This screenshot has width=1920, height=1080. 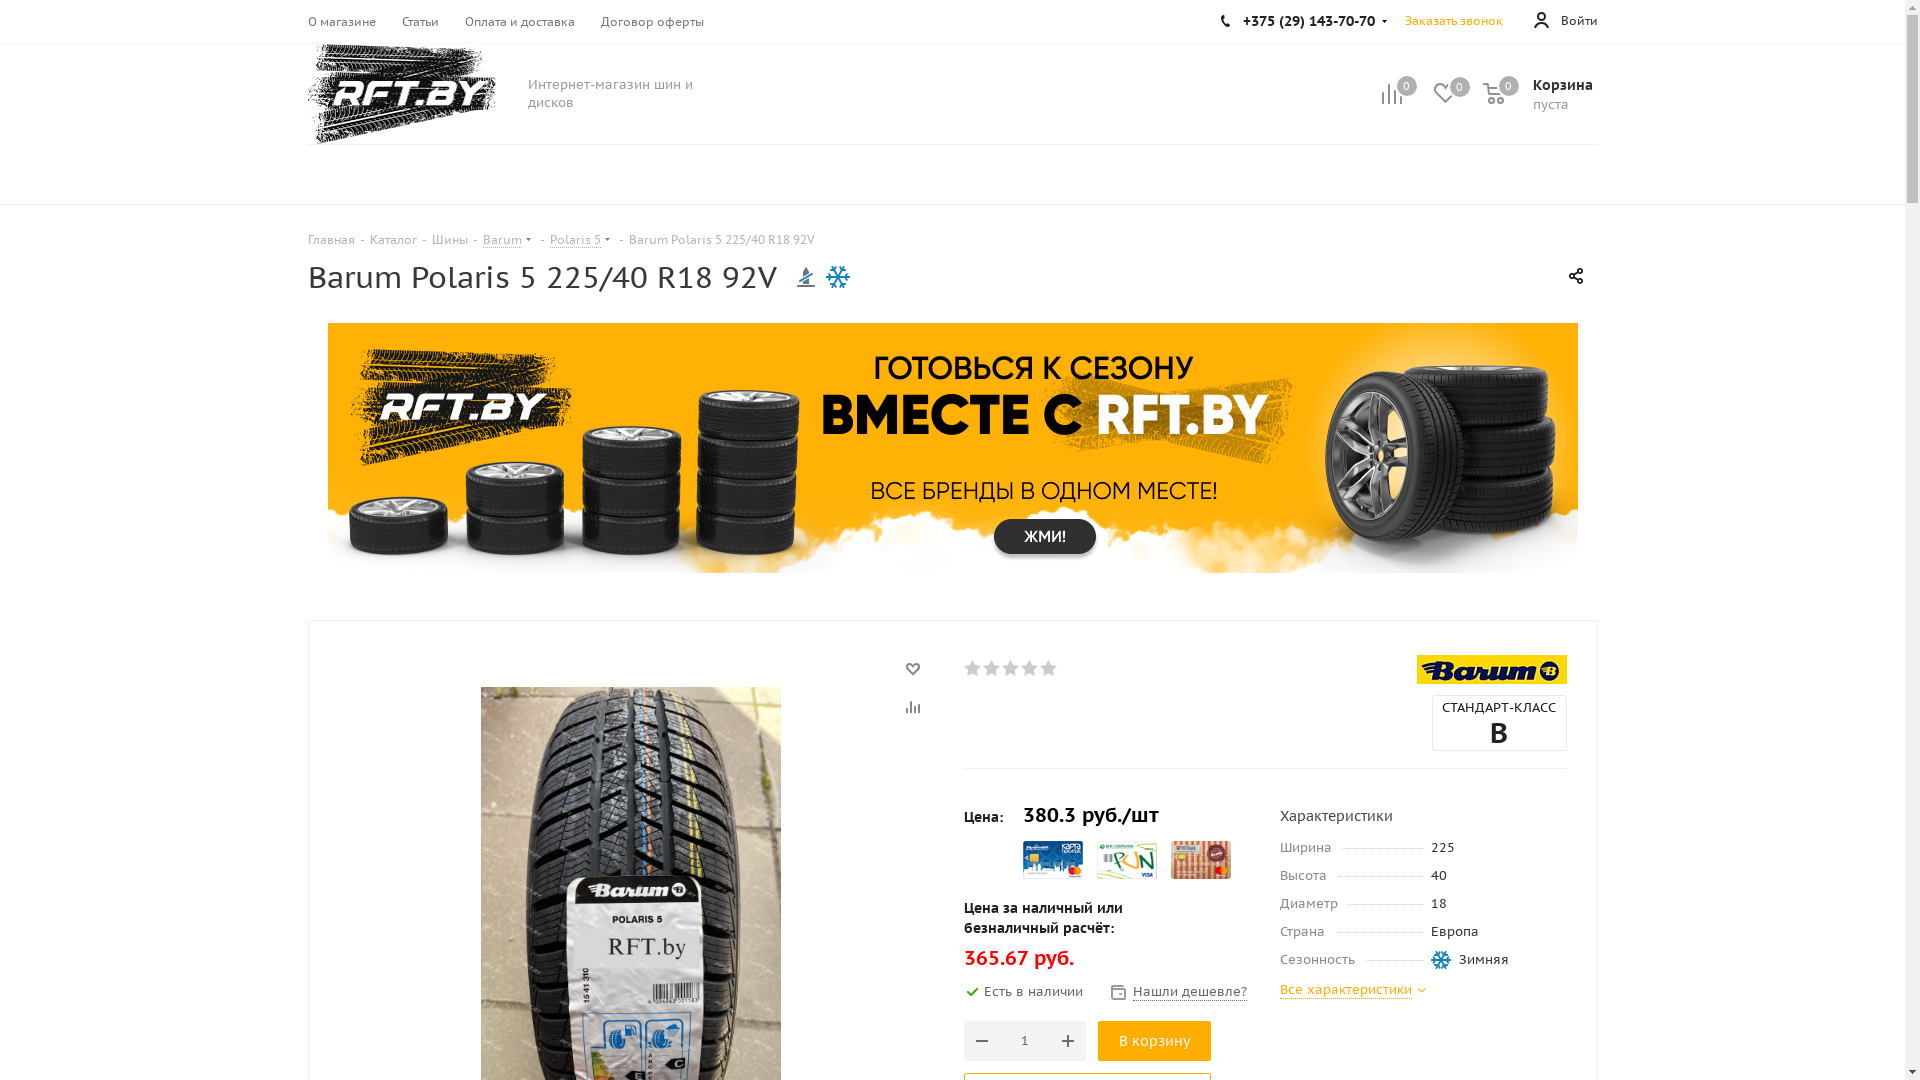 I want to click on '4', so click(x=1029, y=667).